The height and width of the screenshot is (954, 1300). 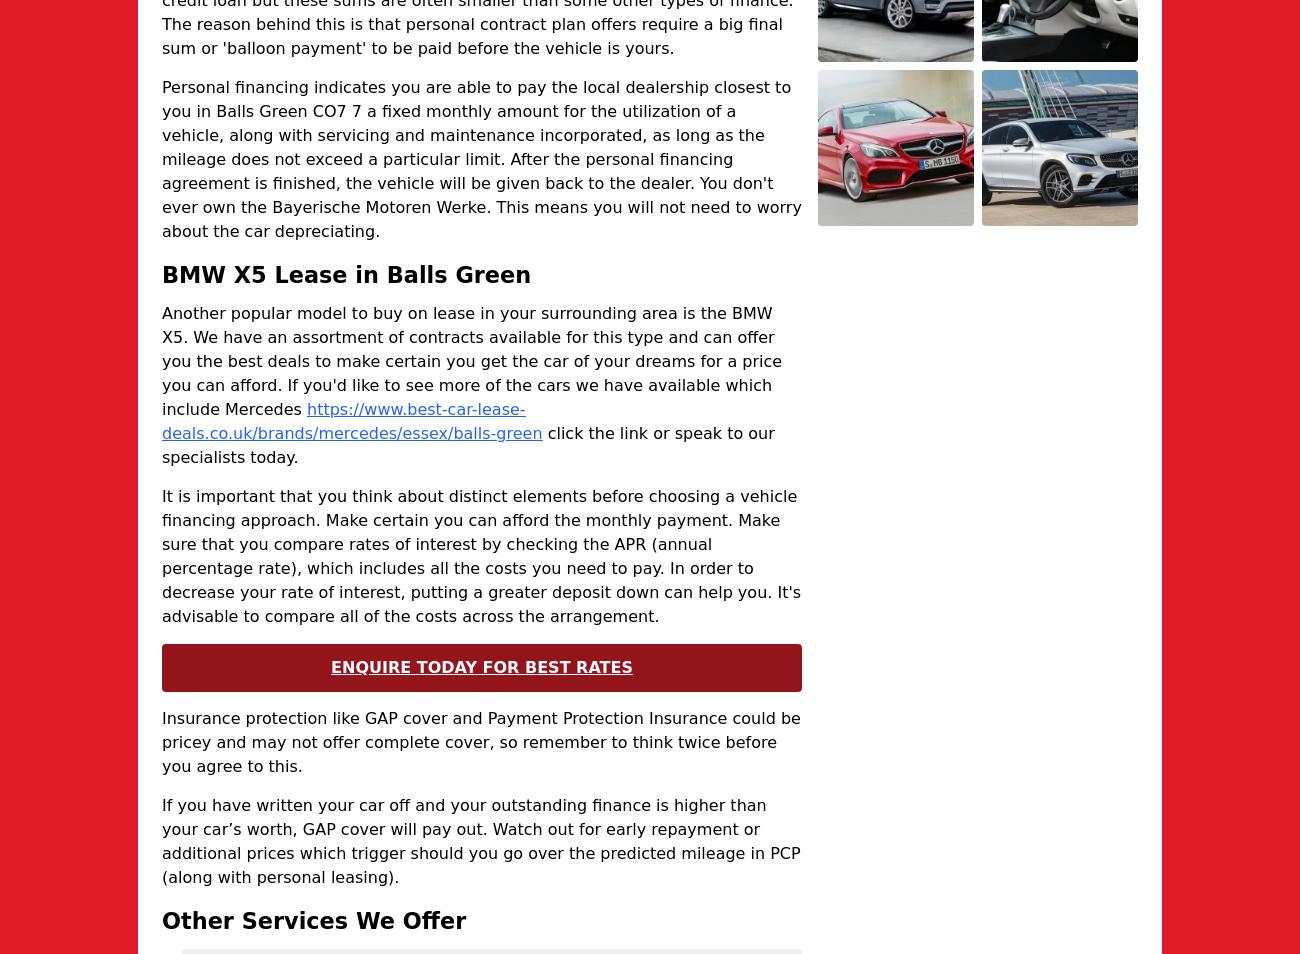 What do you see at coordinates (480, 666) in the screenshot?
I see `'ENQUIRE TODAY FOR BEST RATES'` at bounding box center [480, 666].